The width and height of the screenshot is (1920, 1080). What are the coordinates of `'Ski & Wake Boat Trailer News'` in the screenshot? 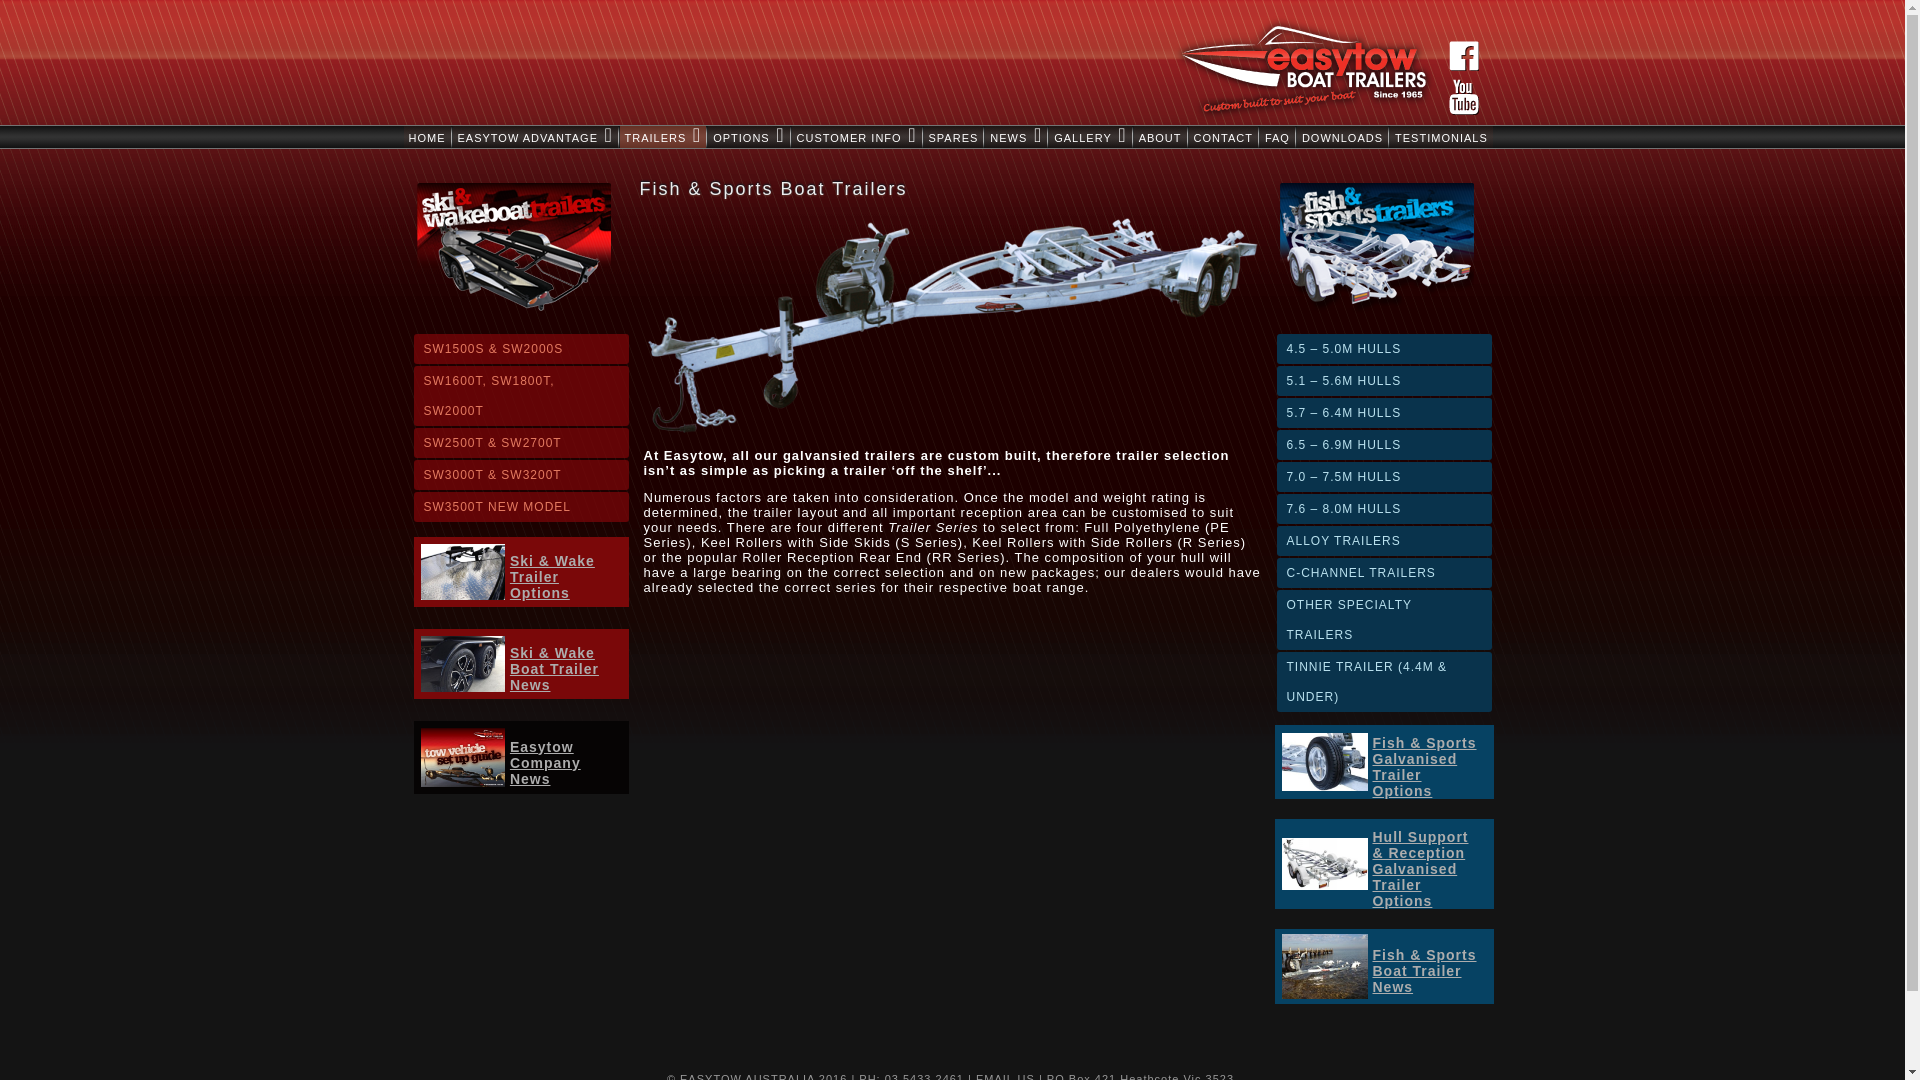 It's located at (509, 668).